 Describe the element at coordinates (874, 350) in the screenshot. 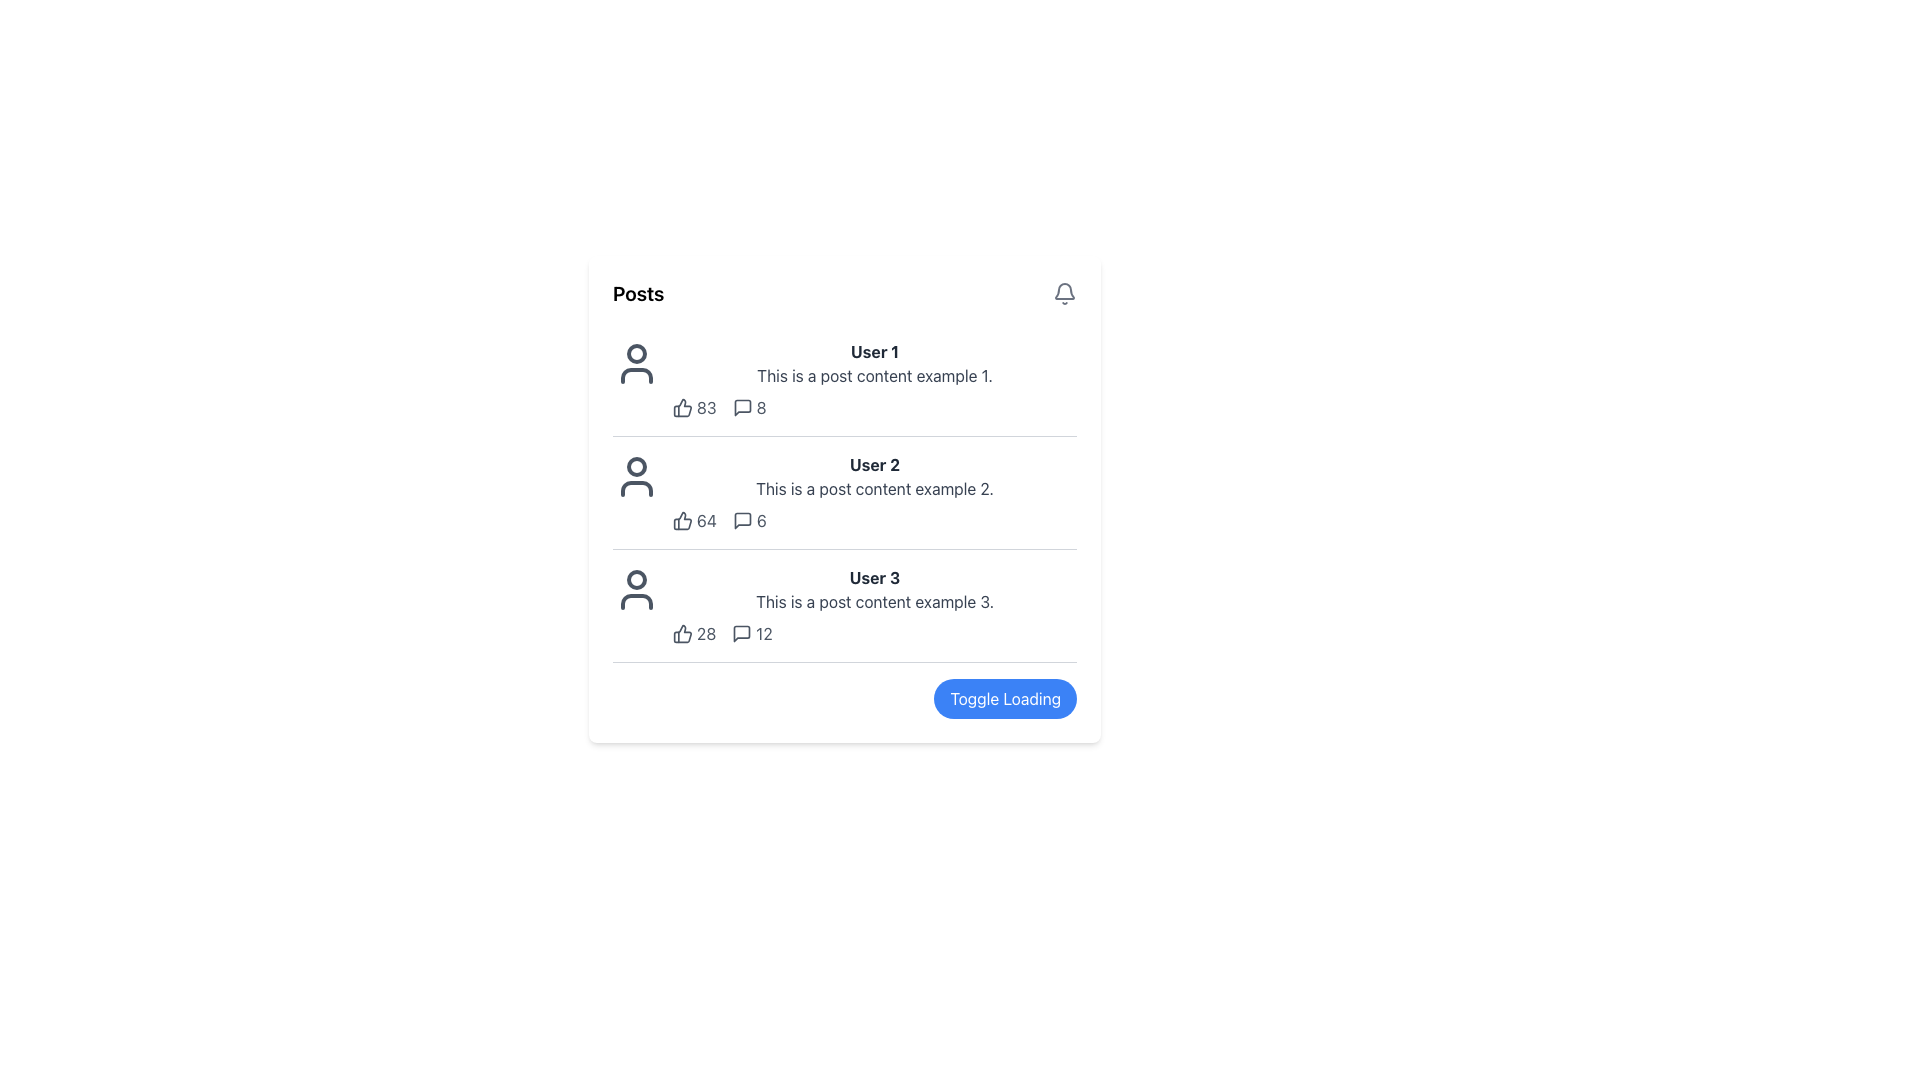

I see `text label displaying the name of the user associated with the post, which is positioned at the top of the content block for 'User 1'` at that location.